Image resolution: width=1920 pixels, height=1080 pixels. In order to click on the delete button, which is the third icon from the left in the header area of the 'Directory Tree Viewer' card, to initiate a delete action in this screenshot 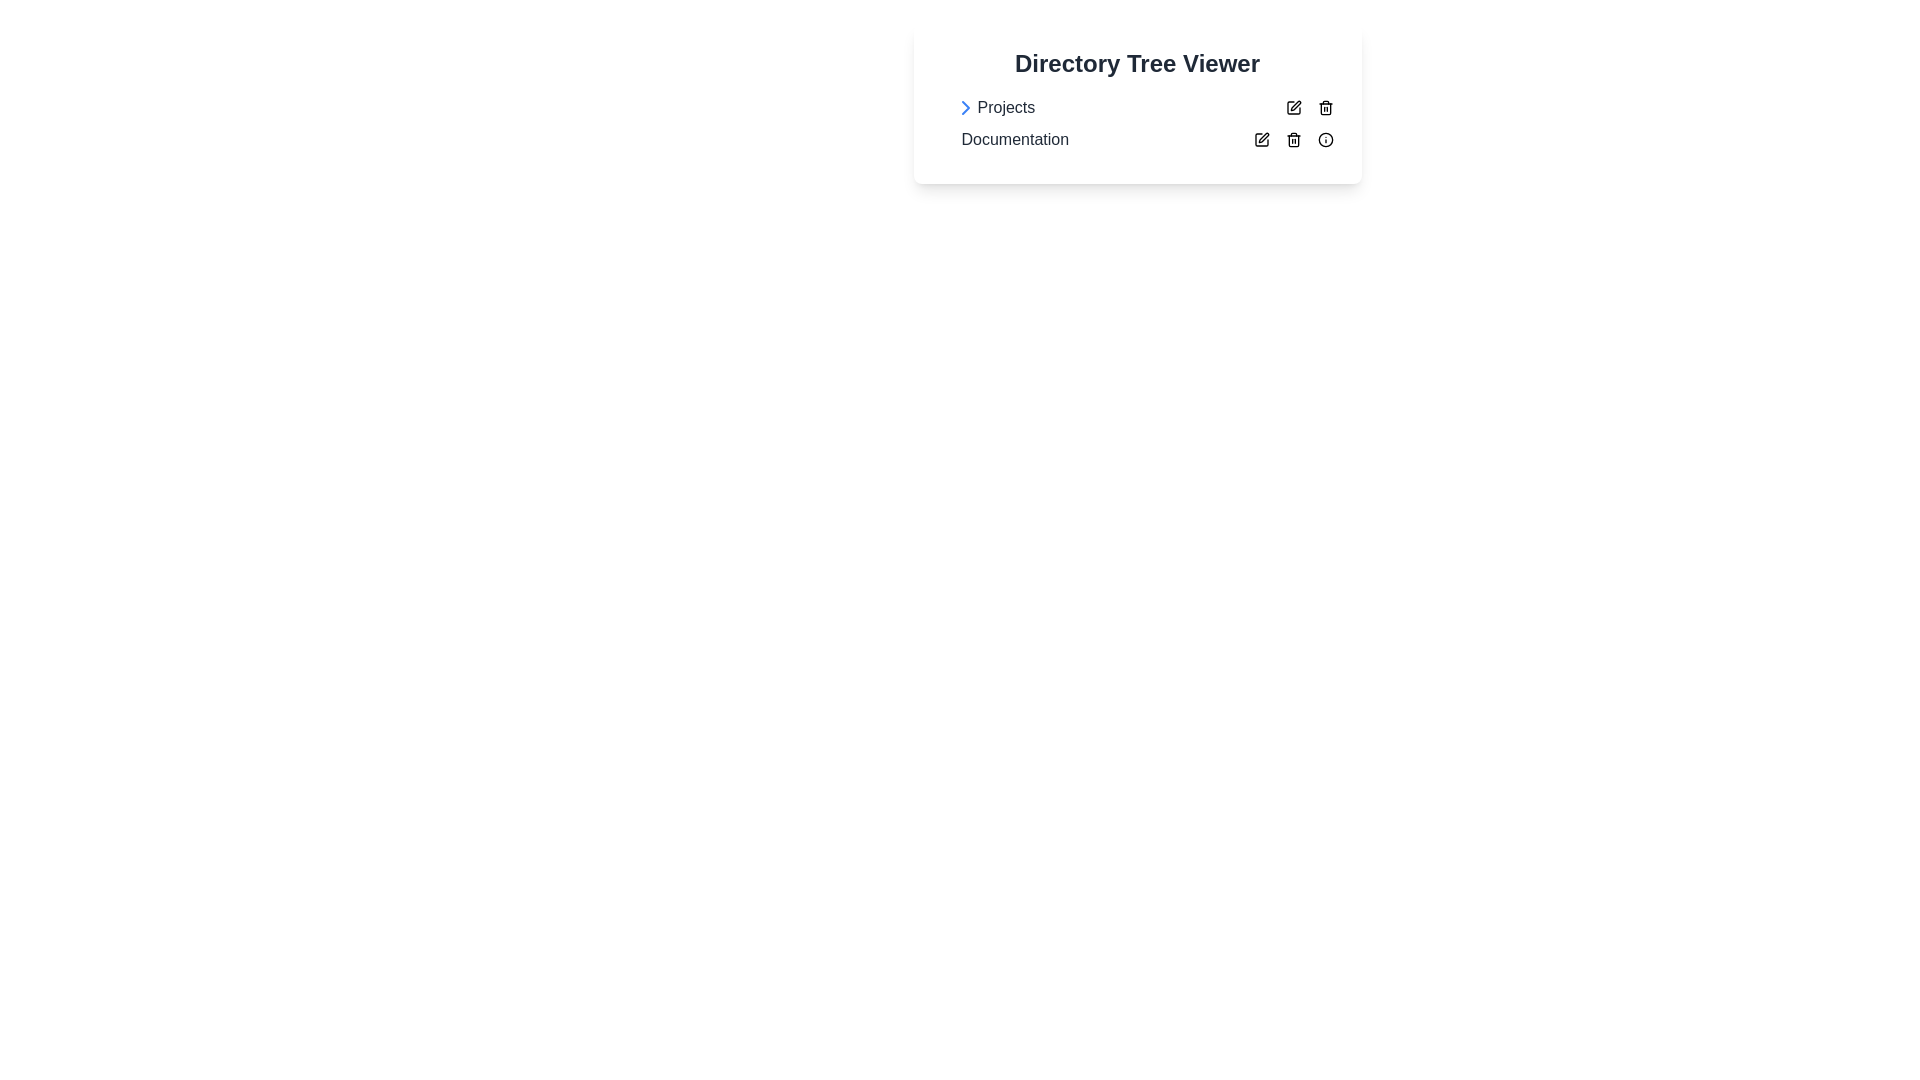, I will do `click(1293, 138)`.